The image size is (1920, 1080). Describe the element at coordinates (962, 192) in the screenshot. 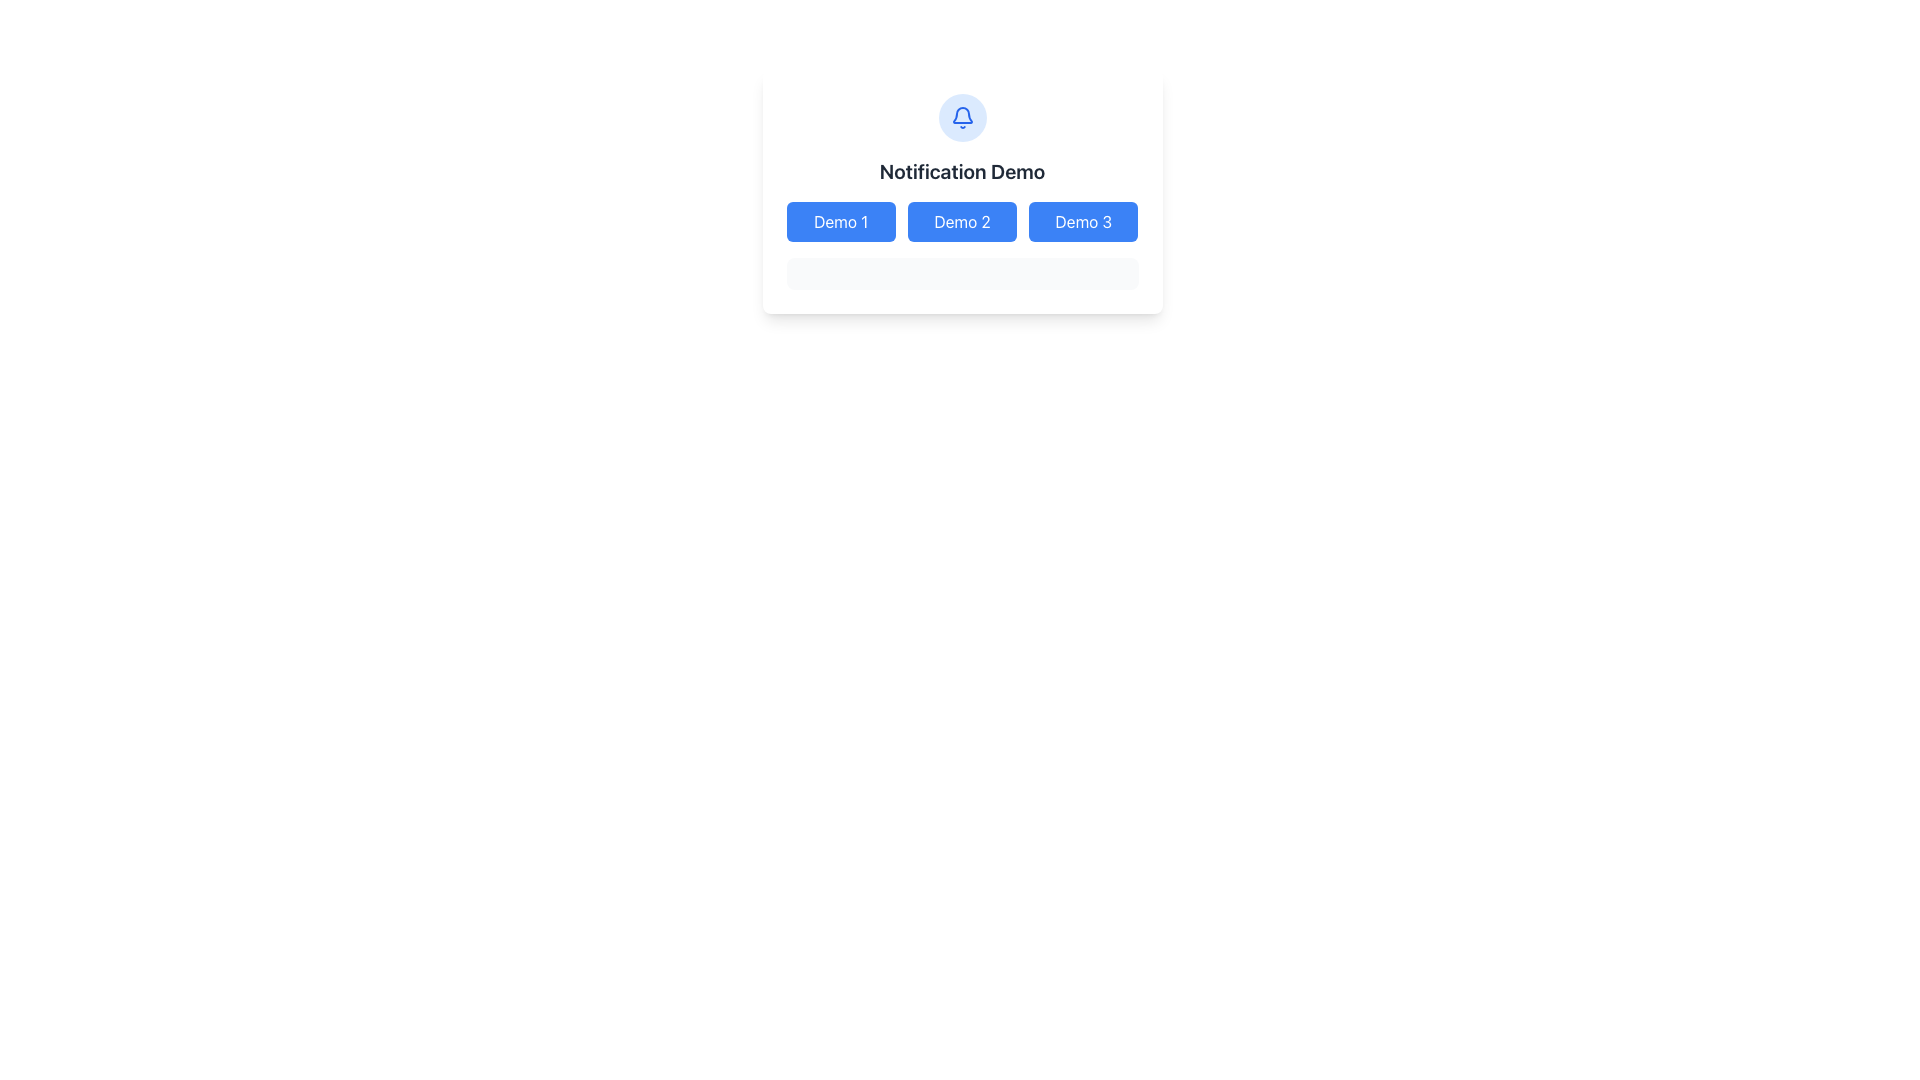

I see `the notification demonstration panel containing the 'Notification Demo' title and associated buttons` at that location.